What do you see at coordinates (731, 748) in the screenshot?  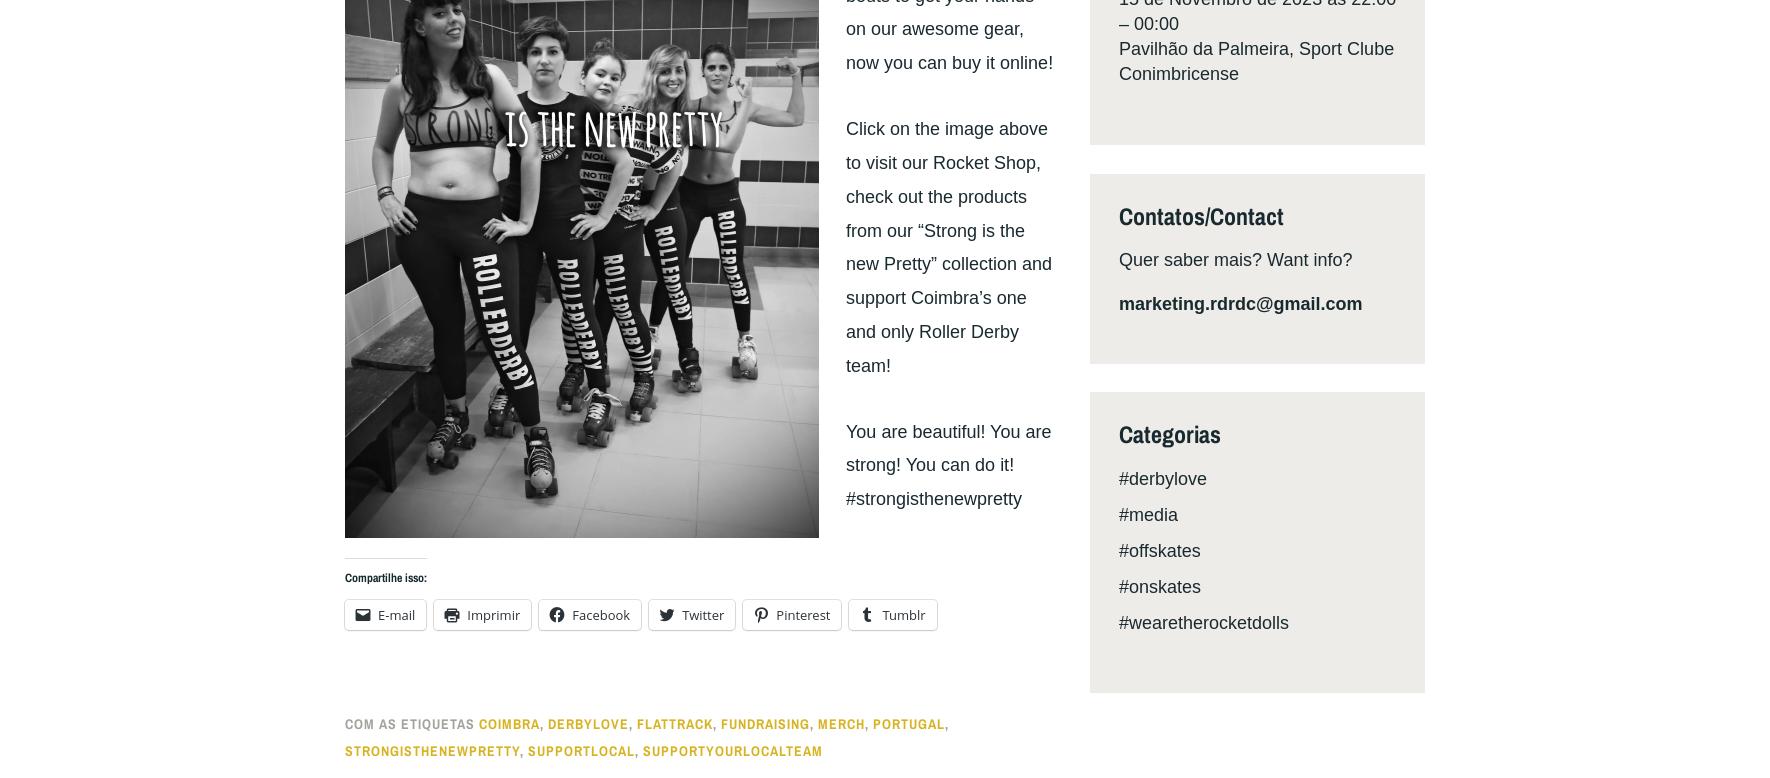 I see `'supportyourlocalteam'` at bounding box center [731, 748].